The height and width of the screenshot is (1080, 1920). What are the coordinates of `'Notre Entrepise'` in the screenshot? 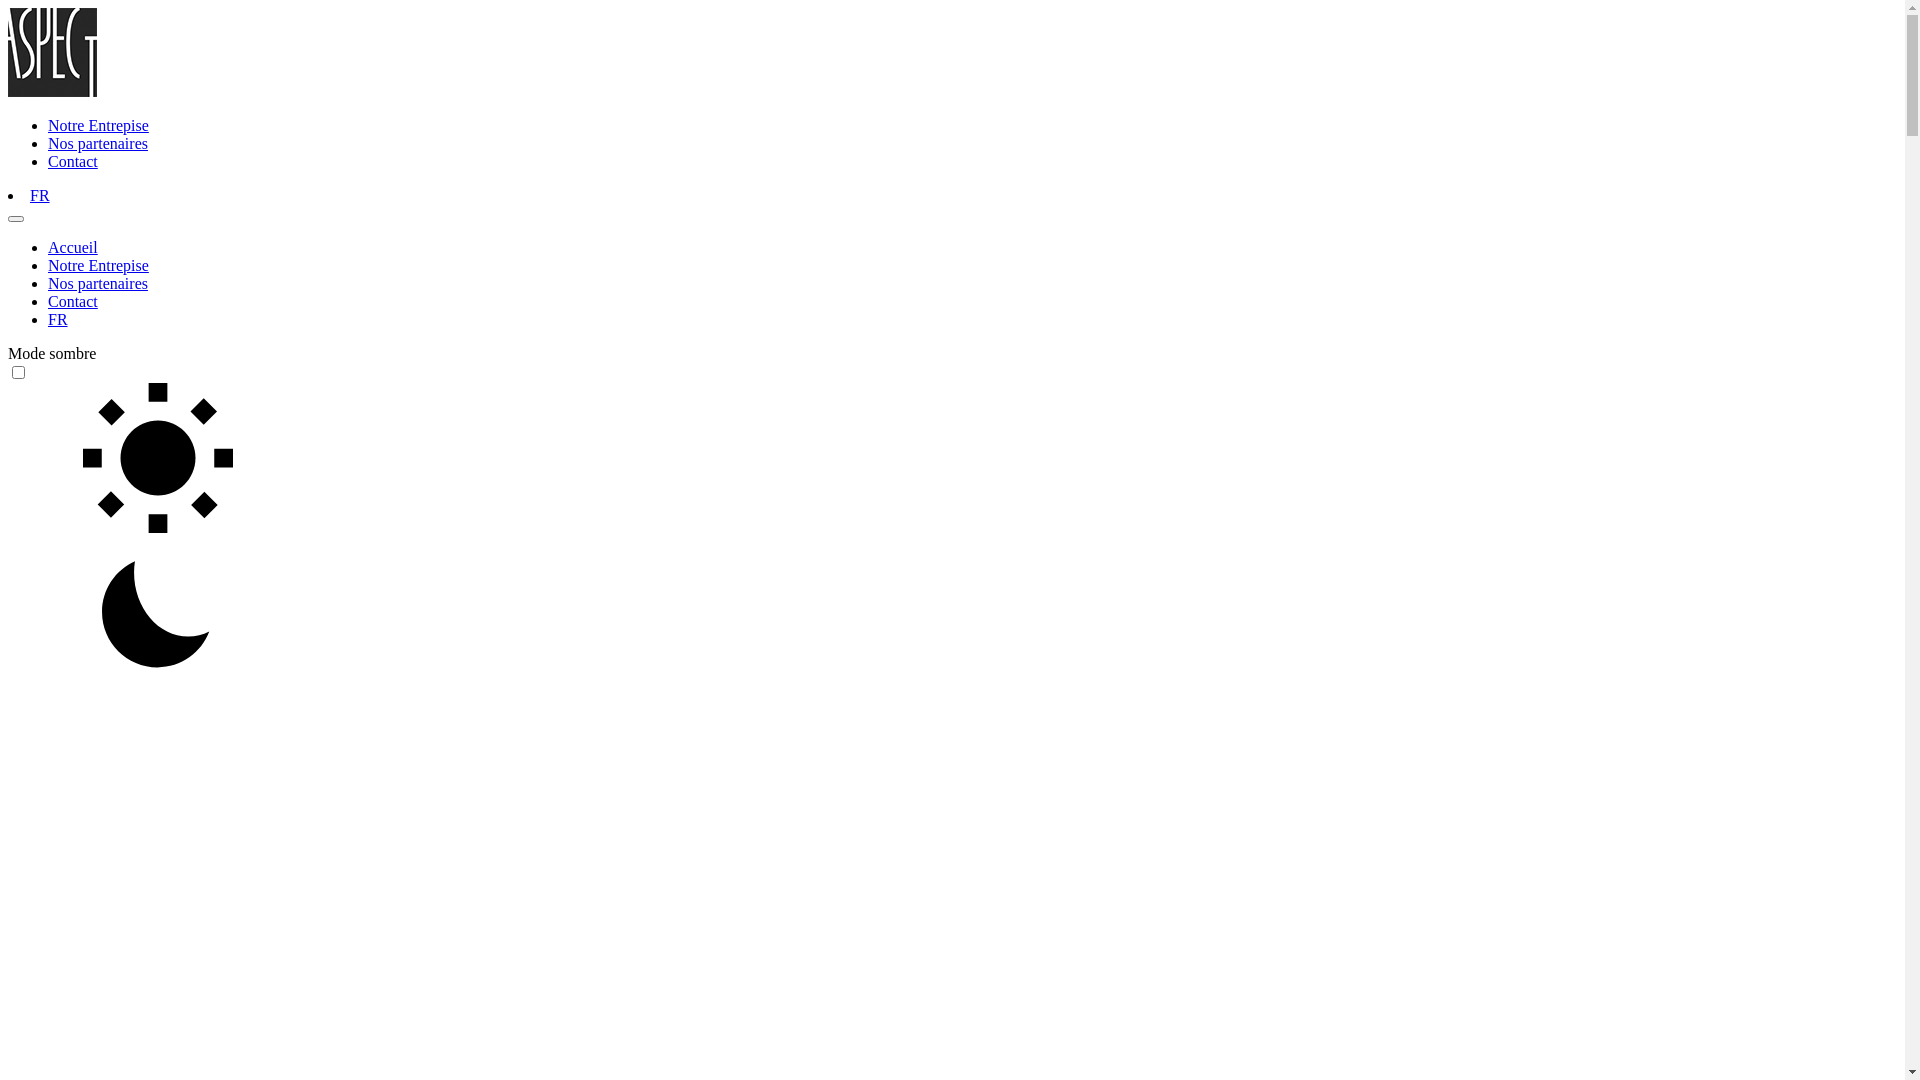 It's located at (97, 264).